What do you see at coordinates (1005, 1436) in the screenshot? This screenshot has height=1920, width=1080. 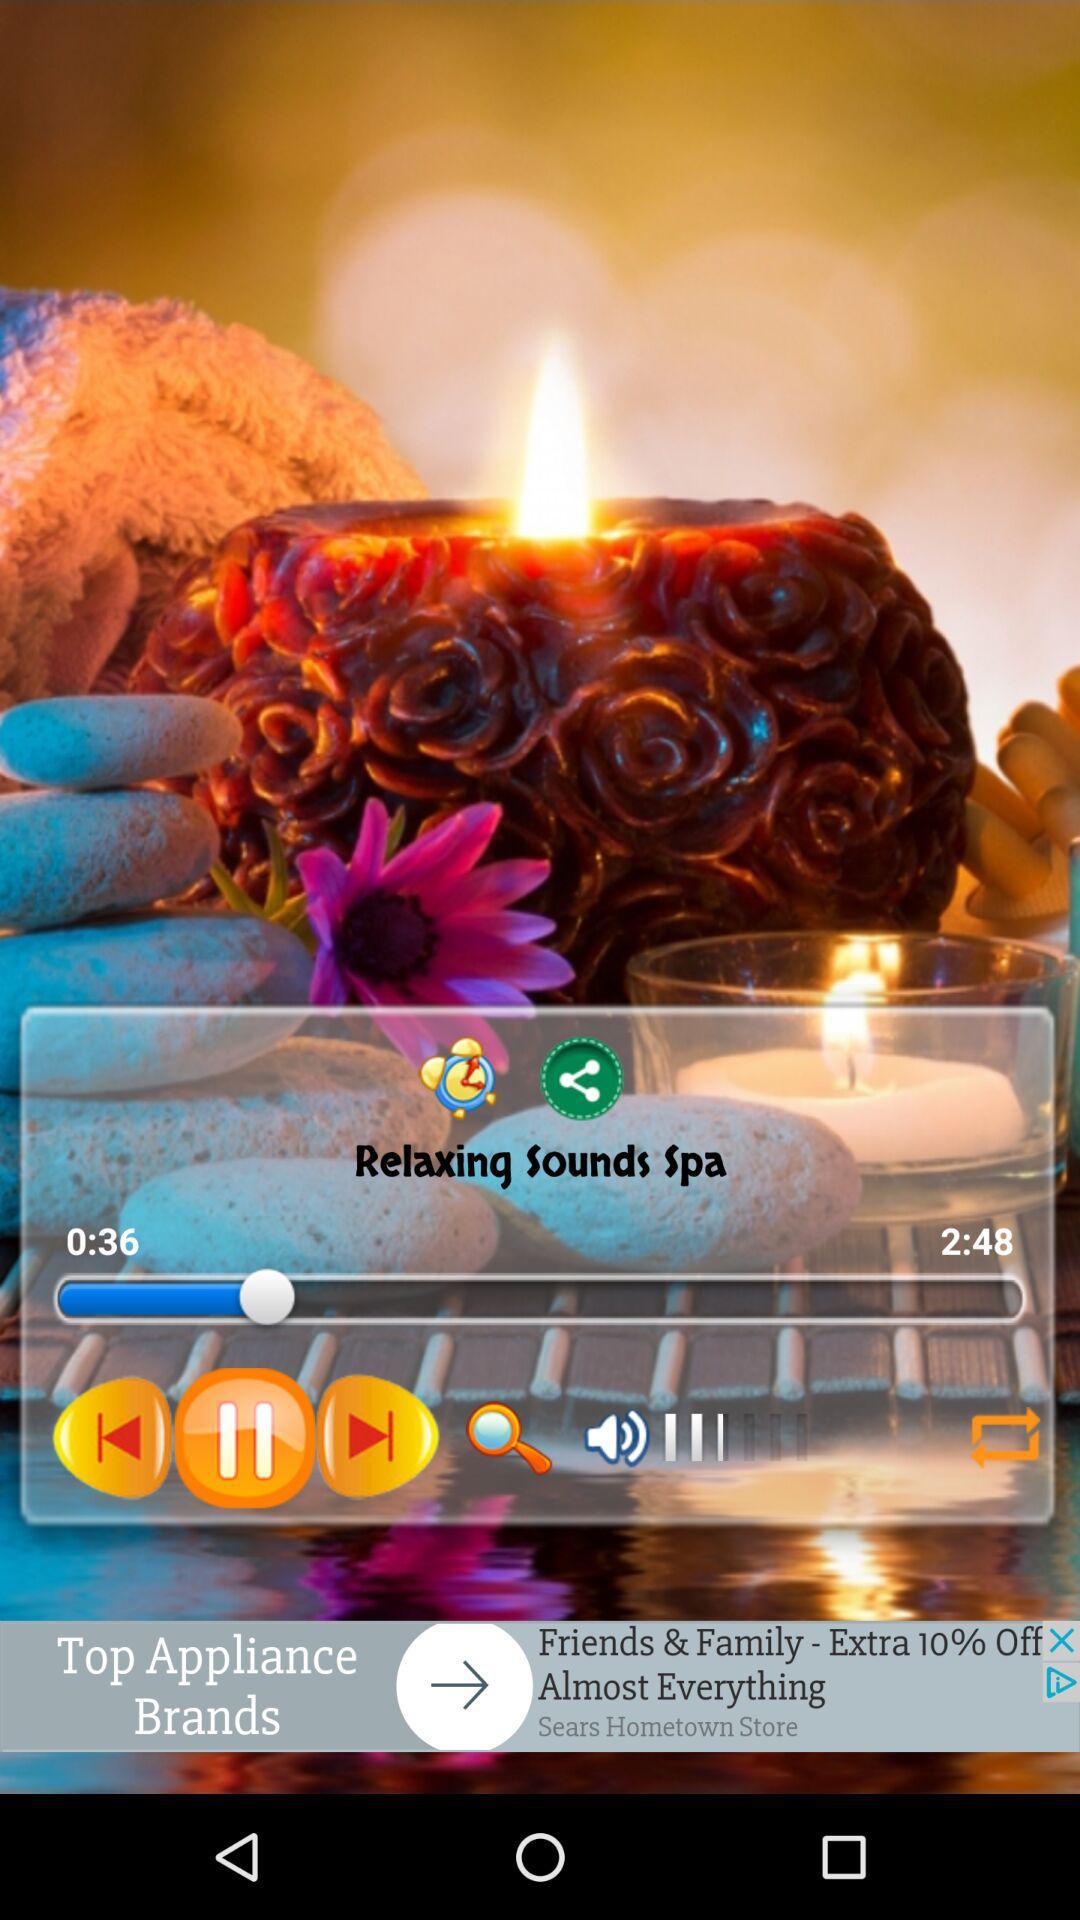 I see `backfact` at bounding box center [1005, 1436].